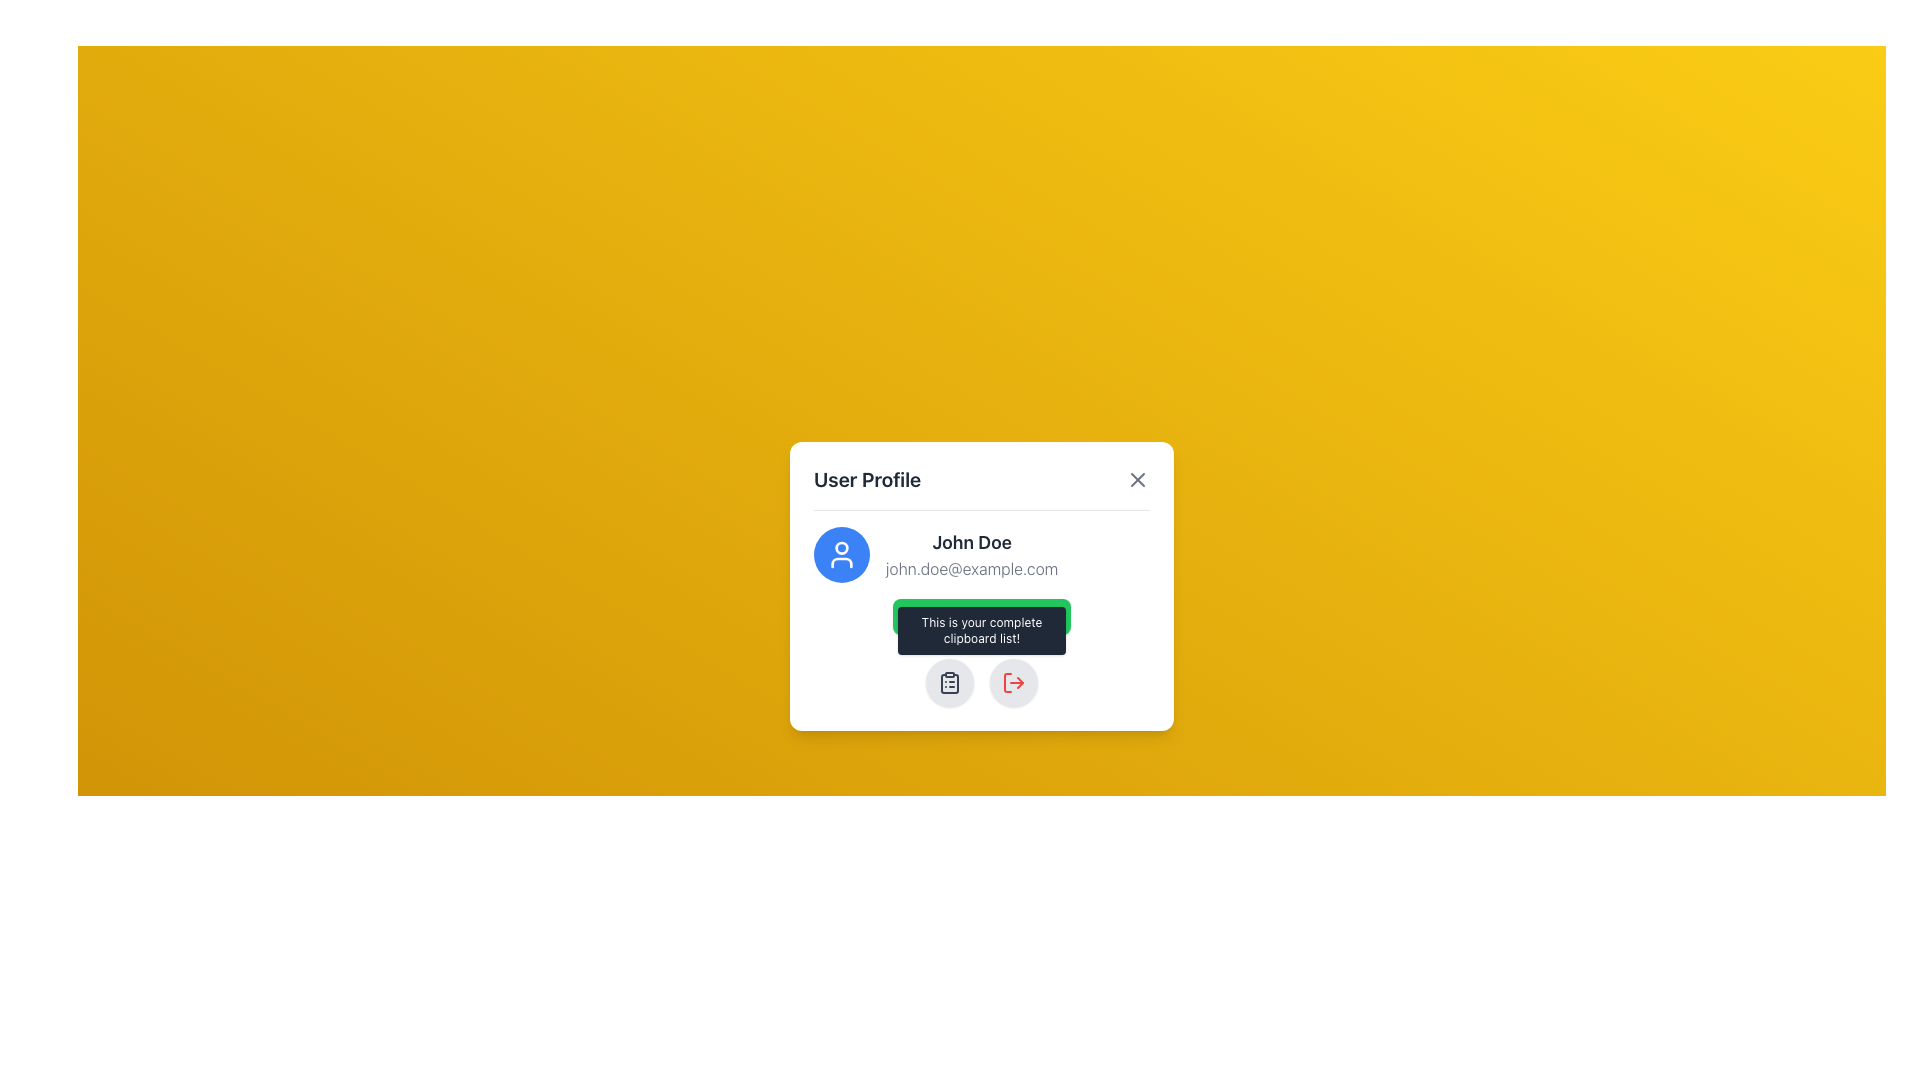  I want to click on the circular blue button containing the SVG icon that represents the user profile, located above the text 'John Doe' and its email, so click(841, 554).